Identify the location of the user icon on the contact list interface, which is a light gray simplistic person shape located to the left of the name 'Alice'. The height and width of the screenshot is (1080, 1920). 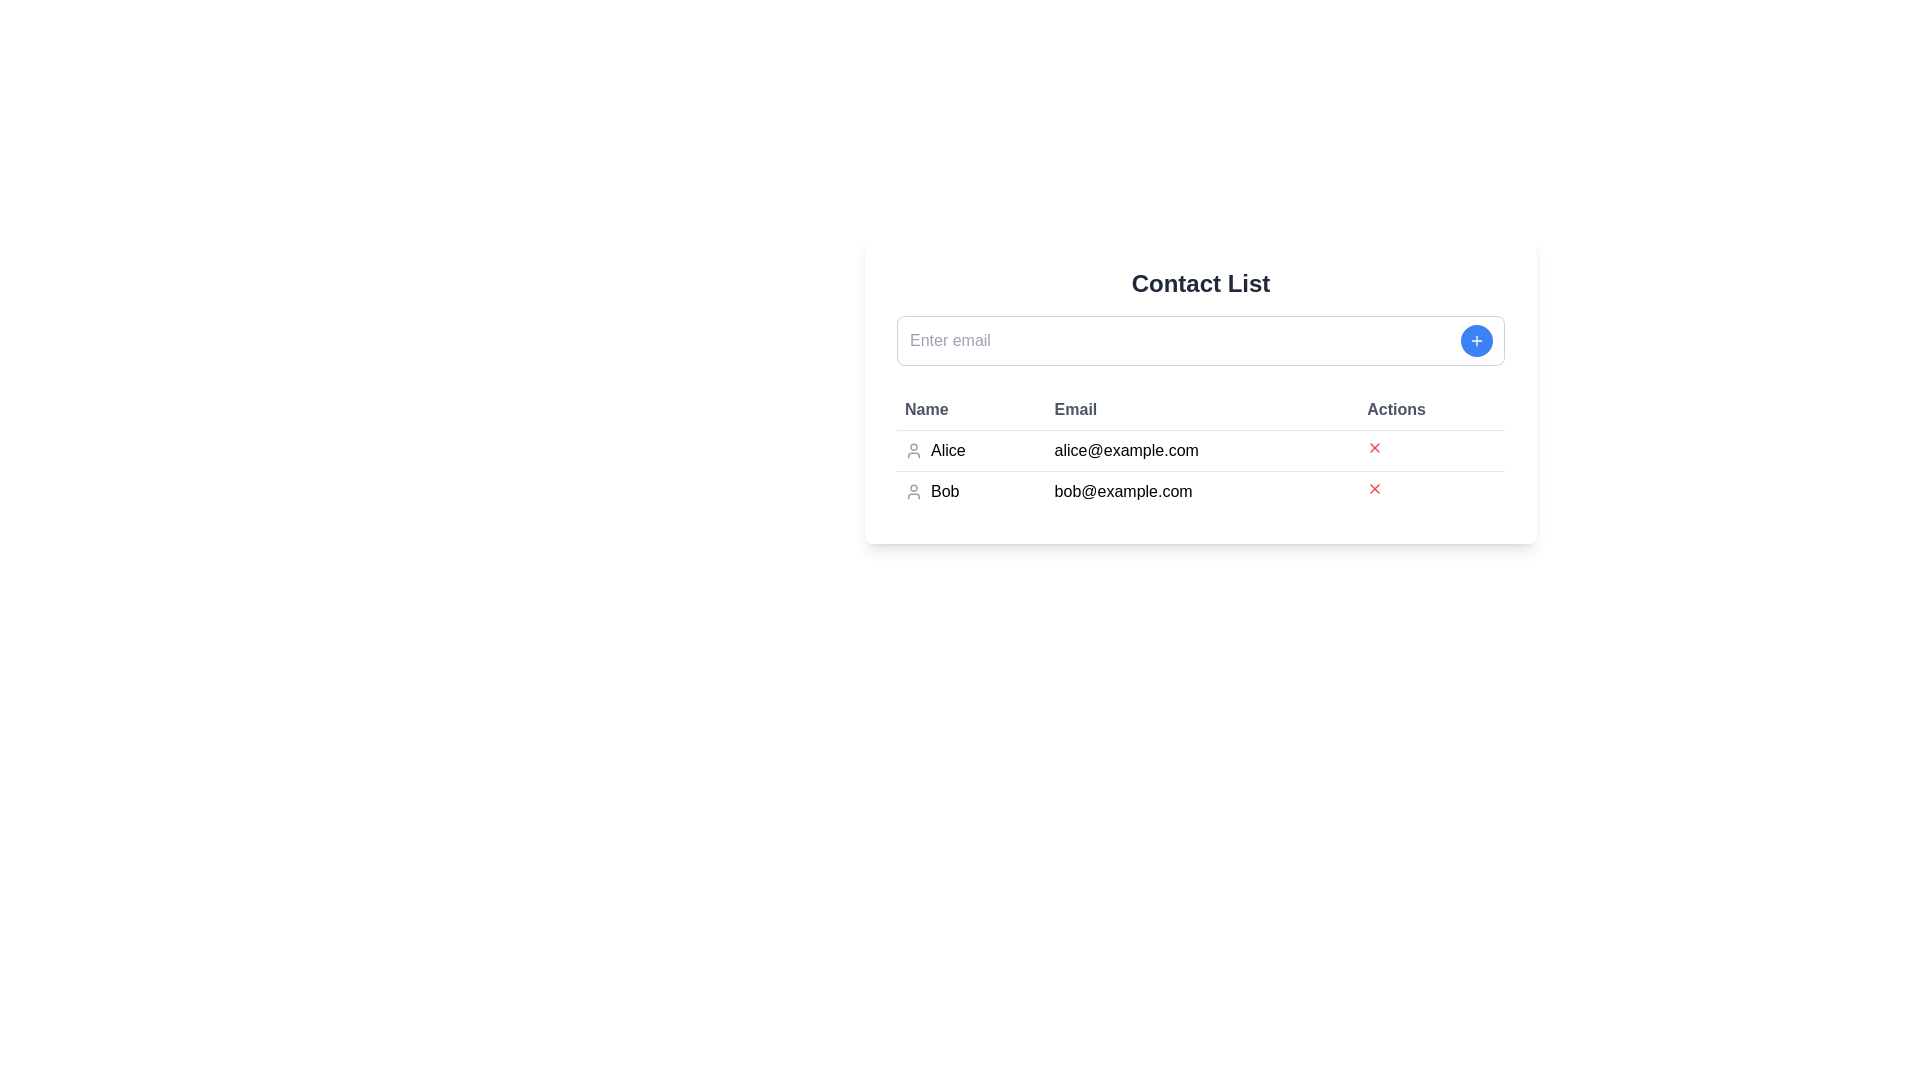
(912, 451).